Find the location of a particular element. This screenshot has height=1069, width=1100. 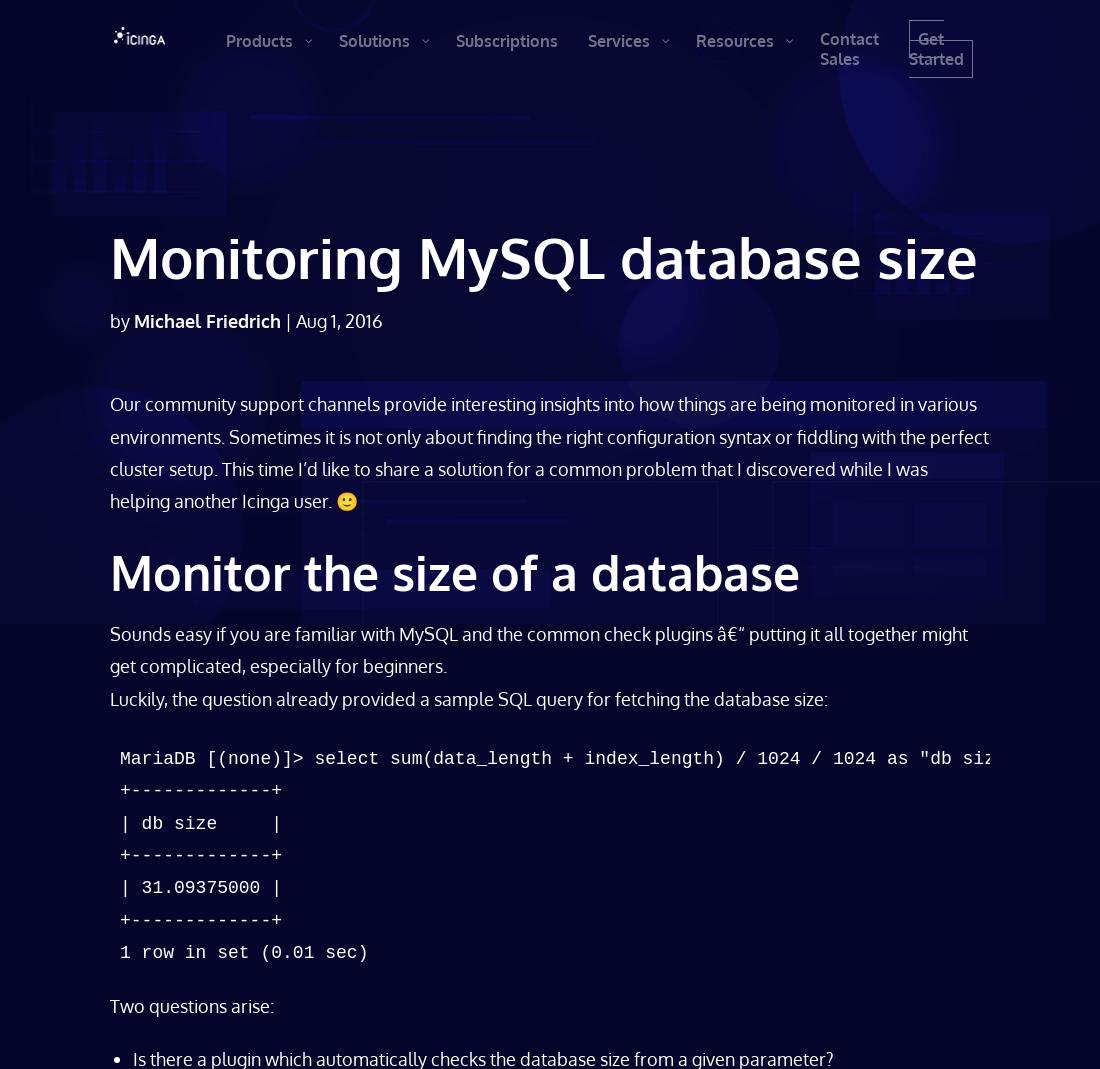

'Get Started' is located at coordinates (942, 47).